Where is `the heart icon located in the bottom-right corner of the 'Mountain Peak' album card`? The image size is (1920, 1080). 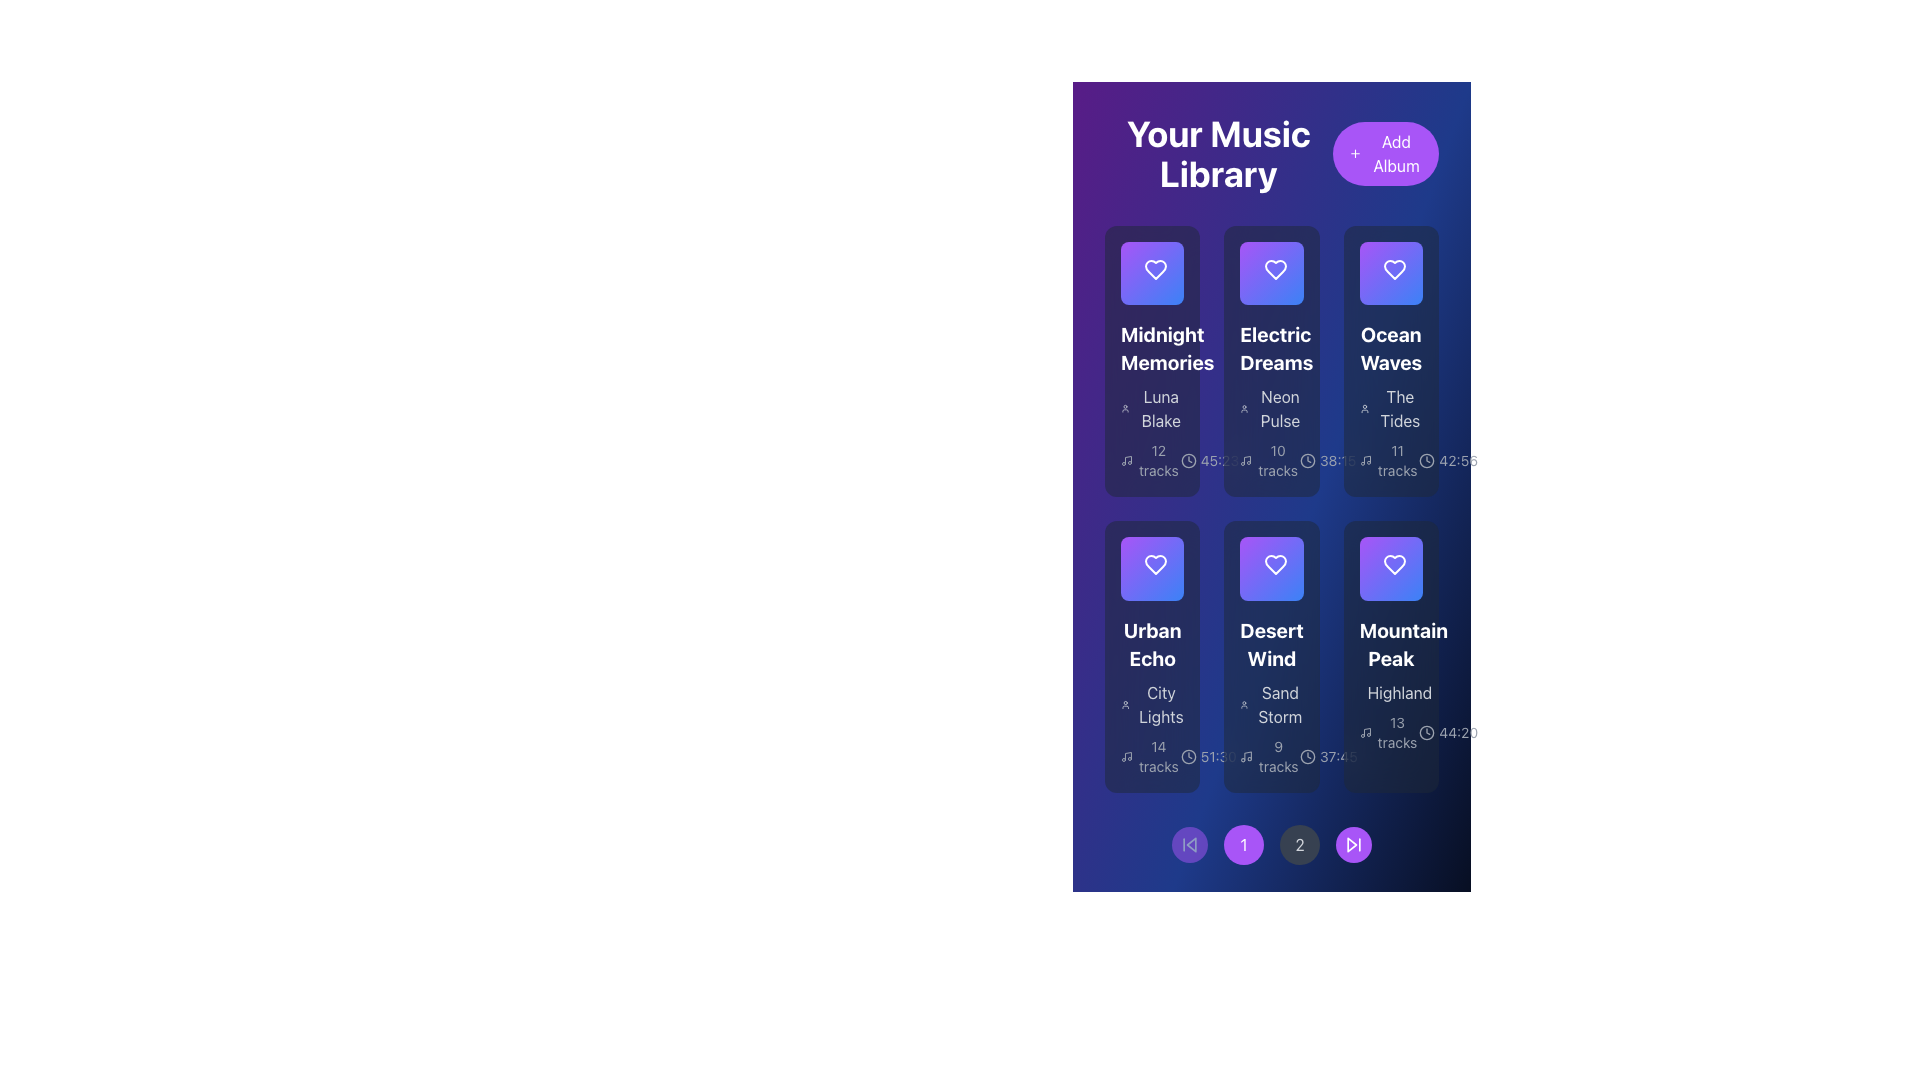 the heart icon located in the bottom-right corner of the 'Mountain Peak' album card is located at coordinates (1394, 564).